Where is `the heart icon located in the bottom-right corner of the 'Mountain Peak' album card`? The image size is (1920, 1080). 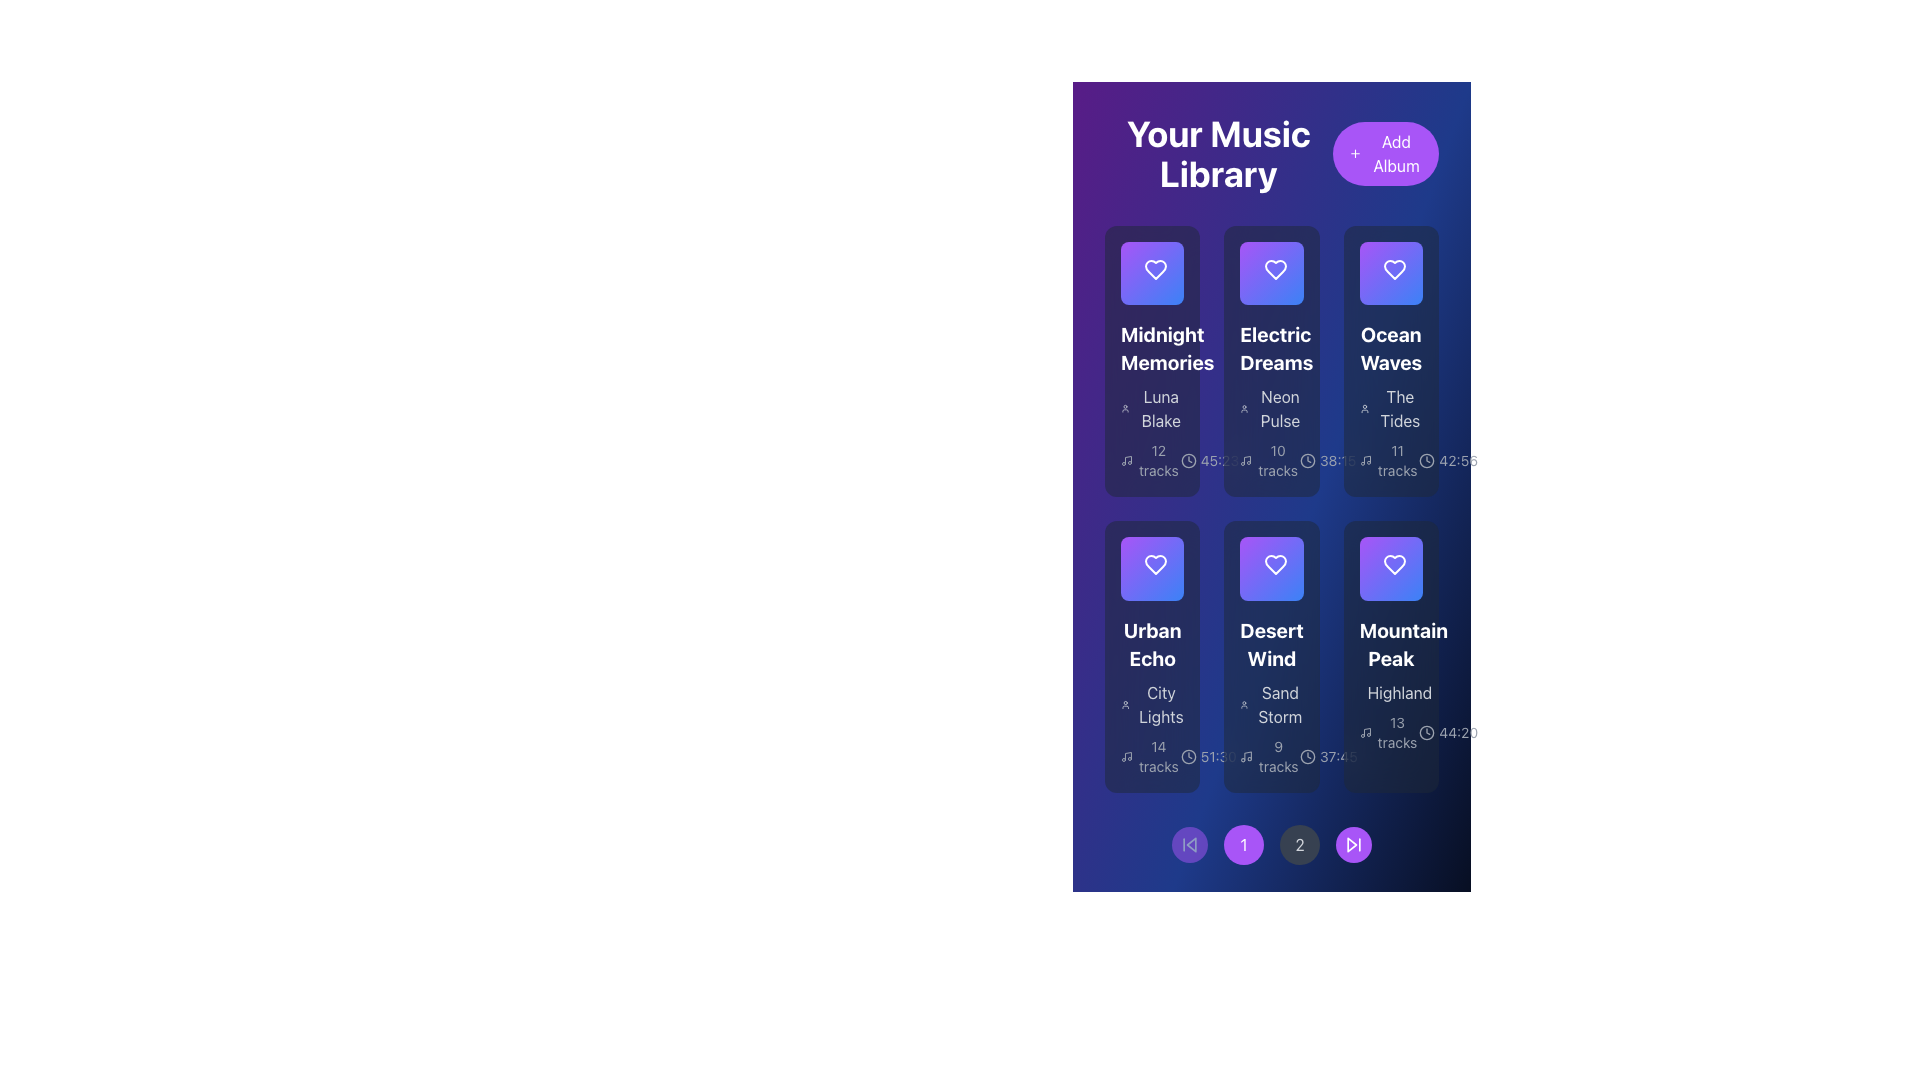 the heart icon located in the bottom-right corner of the 'Mountain Peak' album card is located at coordinates (1394, 564).